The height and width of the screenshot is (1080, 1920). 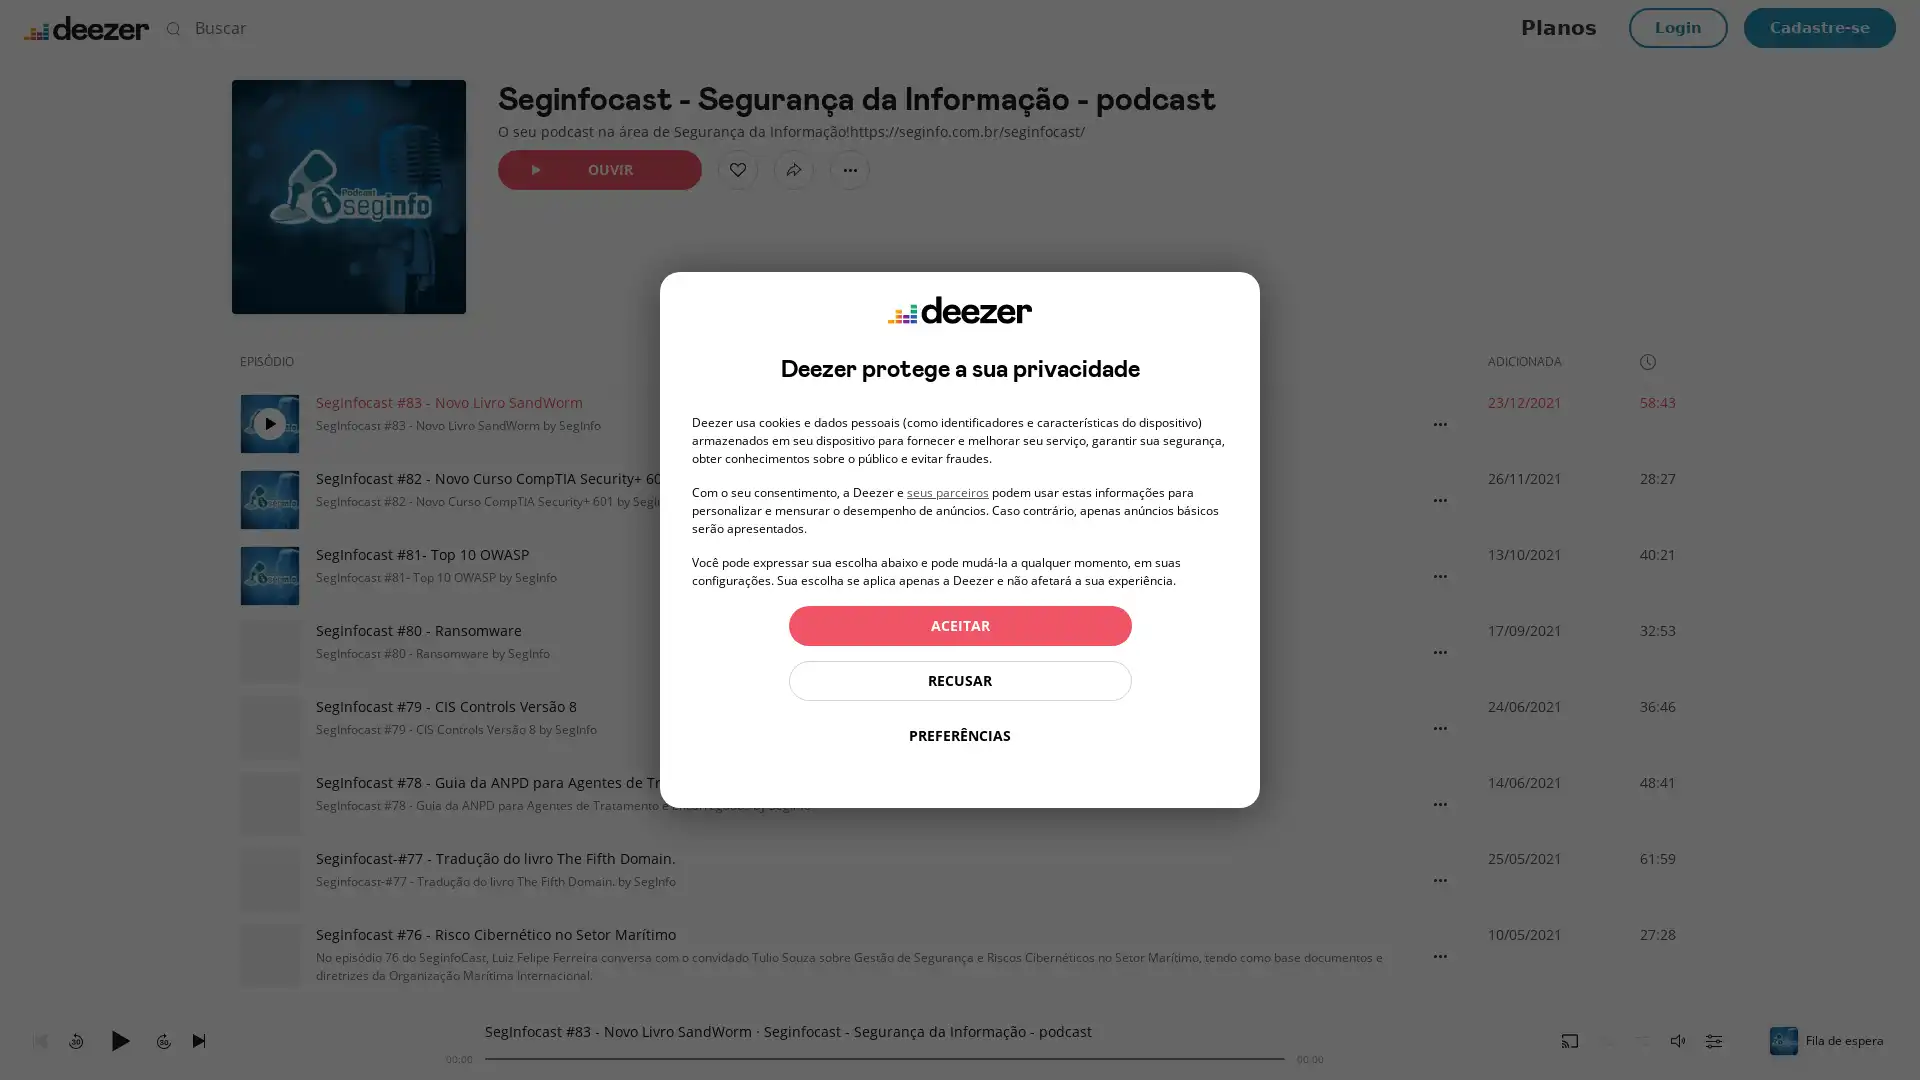 What do you see at coordinates (76, 1039) in the screenshot?
I see `Voltar 30 segundos` at bounding box center [76, 1039].